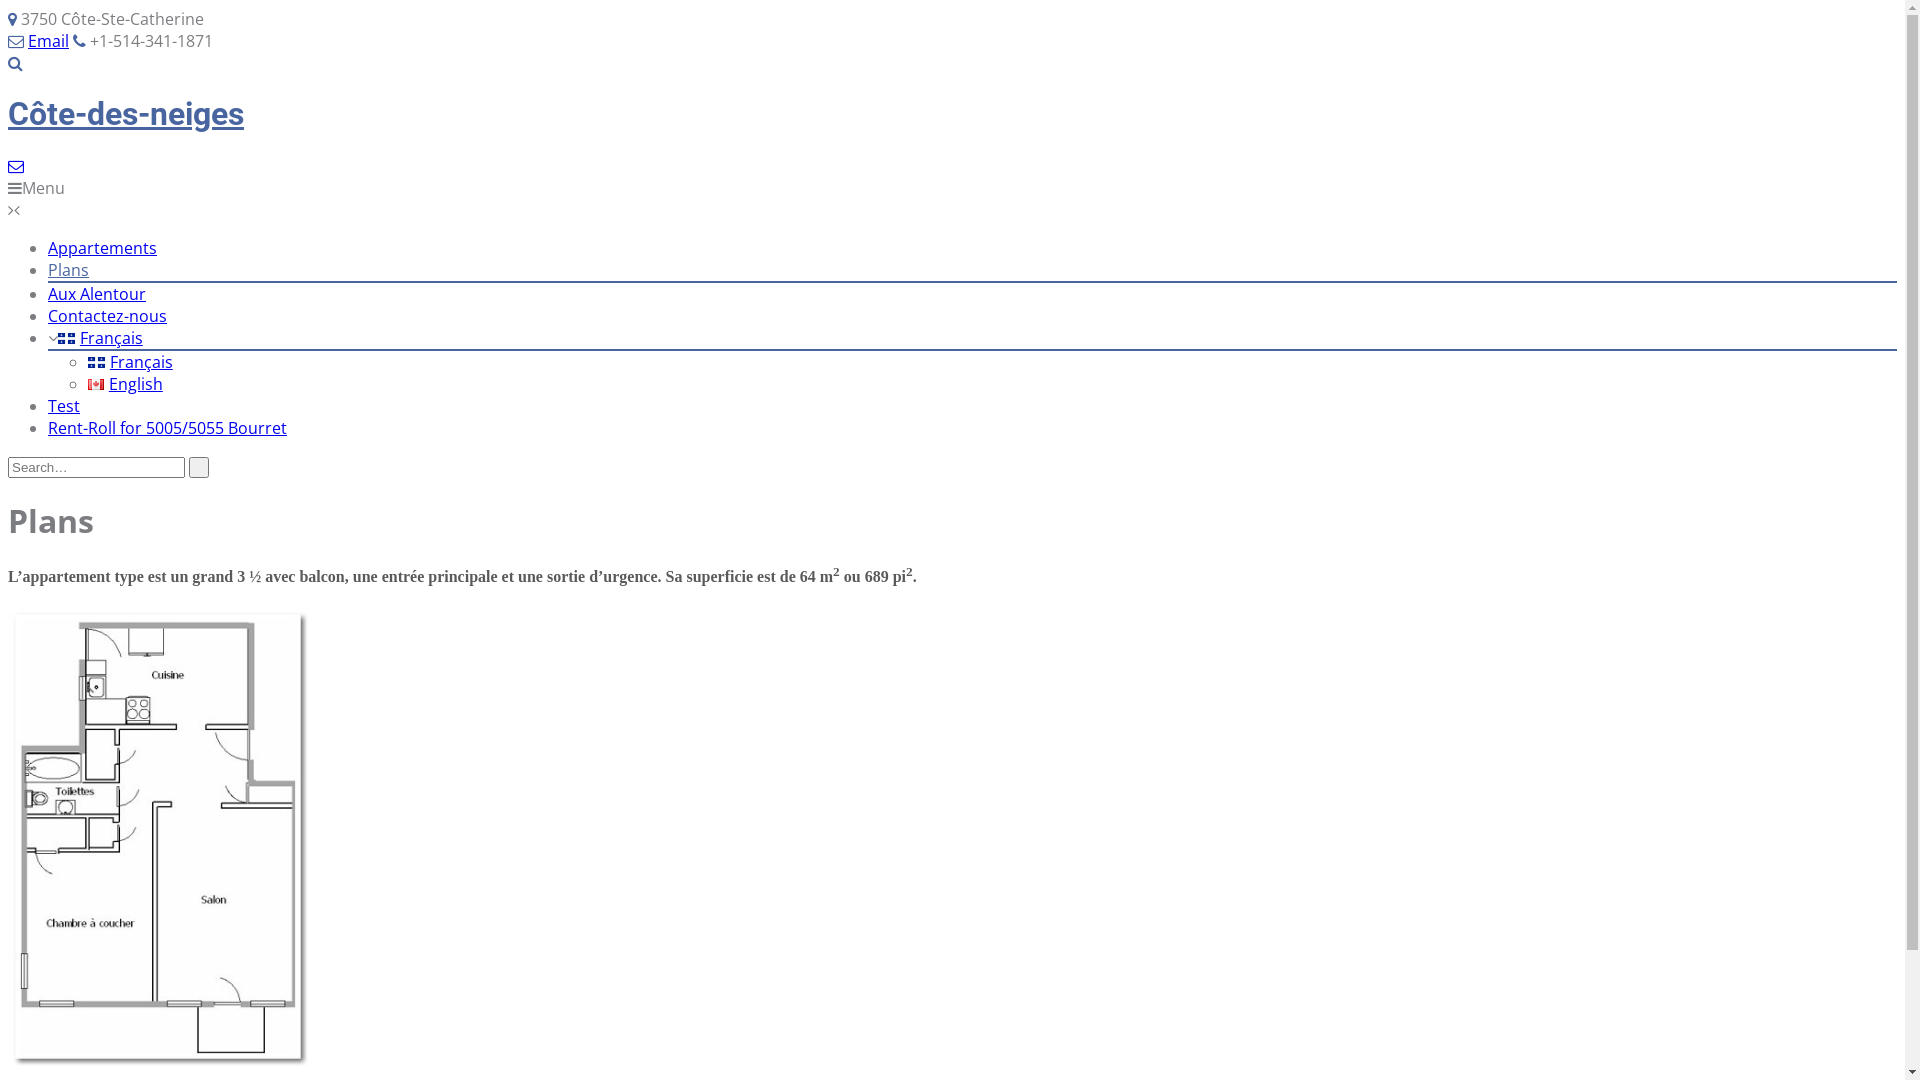  What do you see at coordinates (68, 270) in the screenshot?
I see `'Plans'` at bounding box center [68, 270].